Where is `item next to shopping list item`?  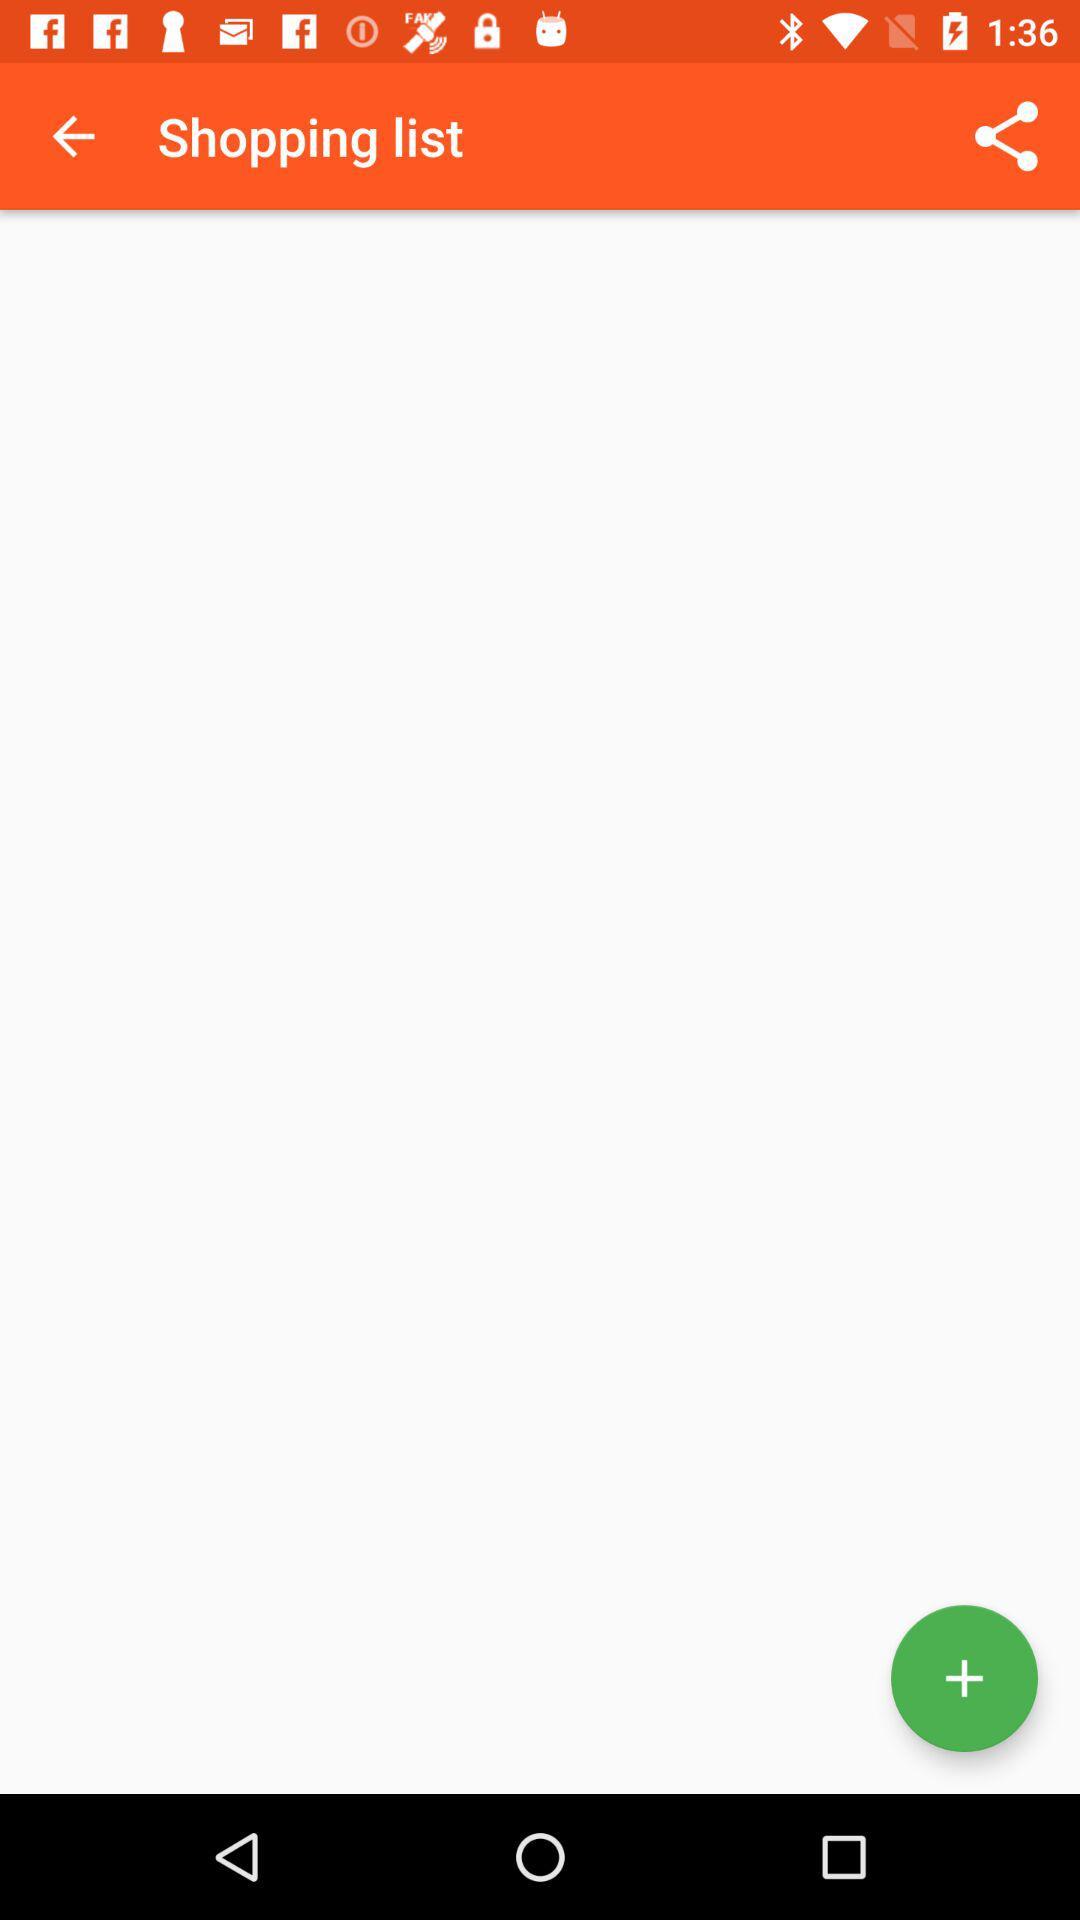 item next to shopping list item is located at coordinates (72, 135).